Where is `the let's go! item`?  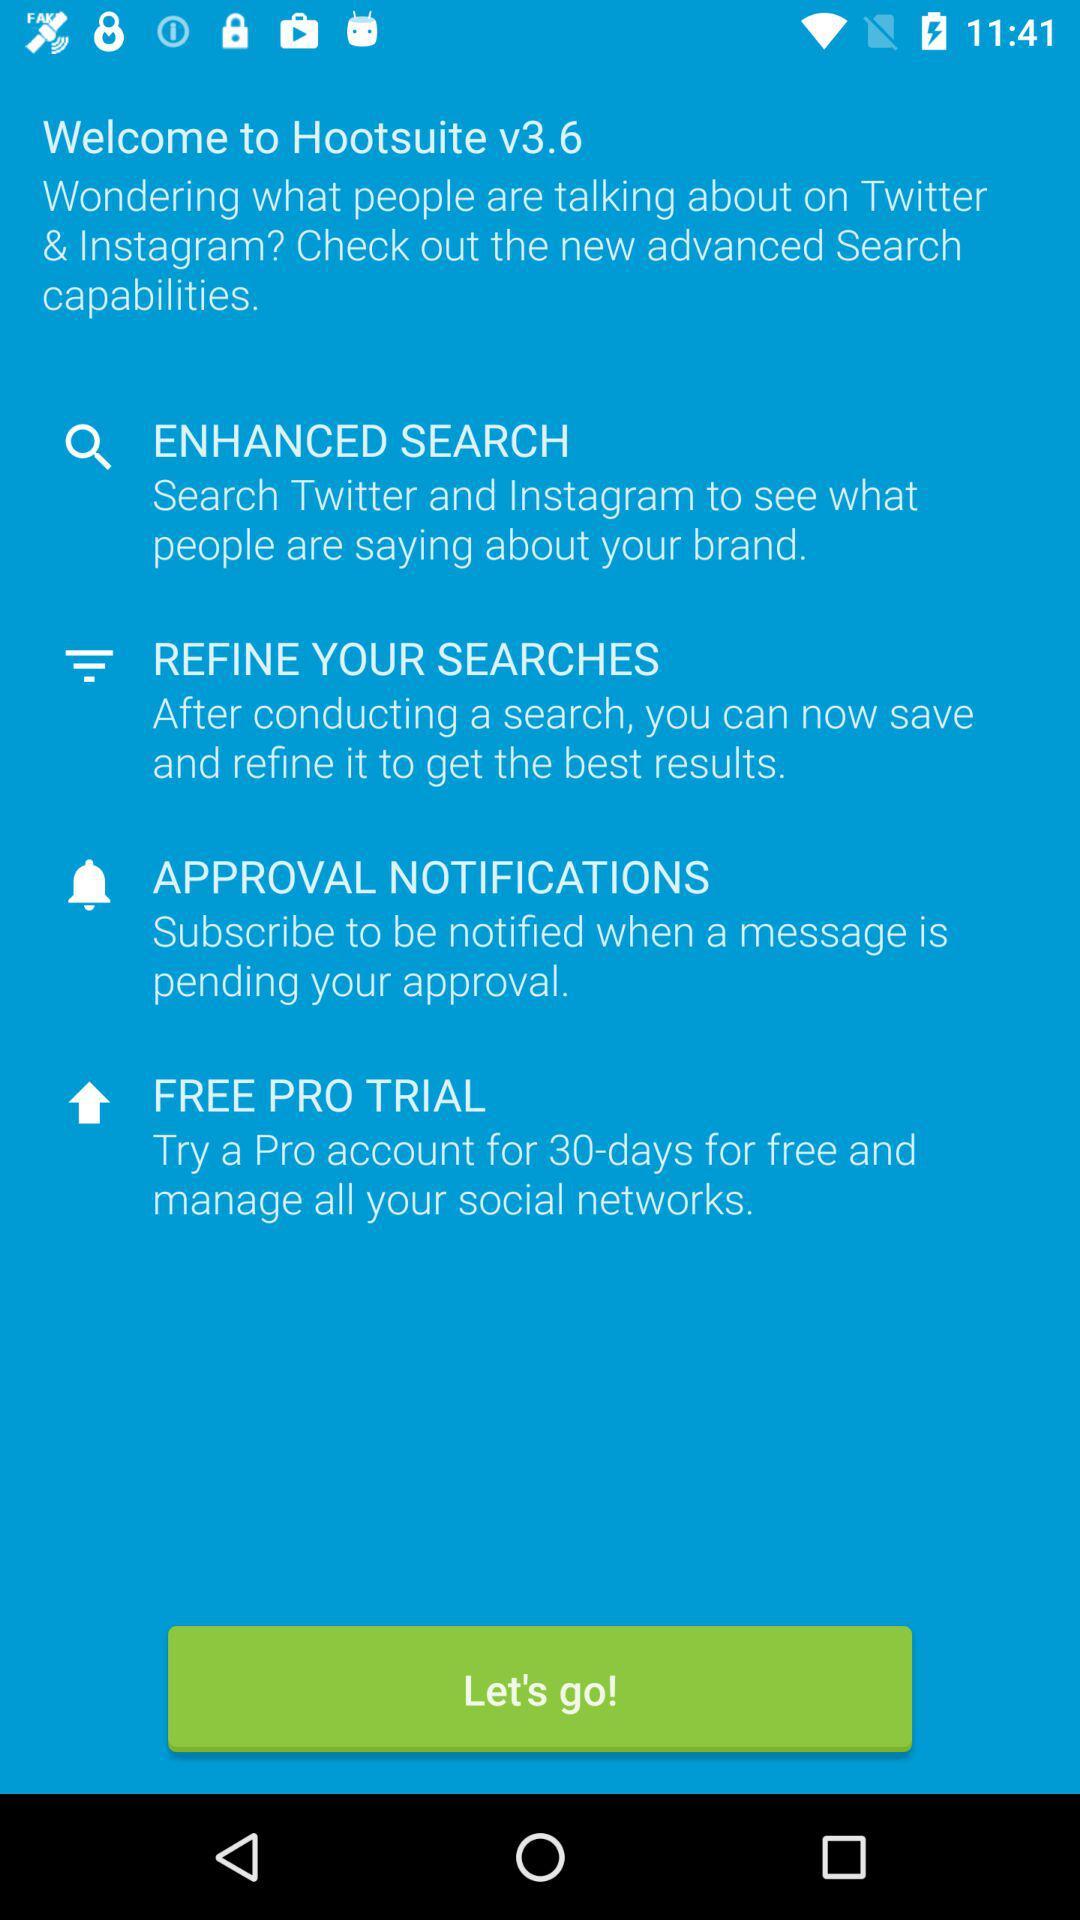 the let's go! item is located at coordinates (540, 1688).